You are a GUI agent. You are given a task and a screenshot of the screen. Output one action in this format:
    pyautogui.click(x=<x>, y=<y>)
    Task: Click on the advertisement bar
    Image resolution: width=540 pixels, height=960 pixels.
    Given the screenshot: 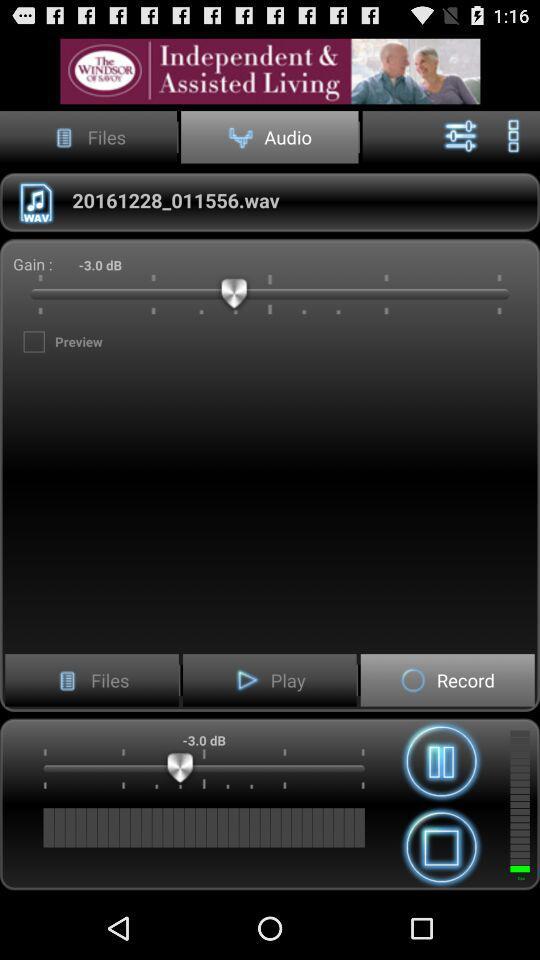 What is the action you would take?
    pyautogui.click(x=270, y=71)
    